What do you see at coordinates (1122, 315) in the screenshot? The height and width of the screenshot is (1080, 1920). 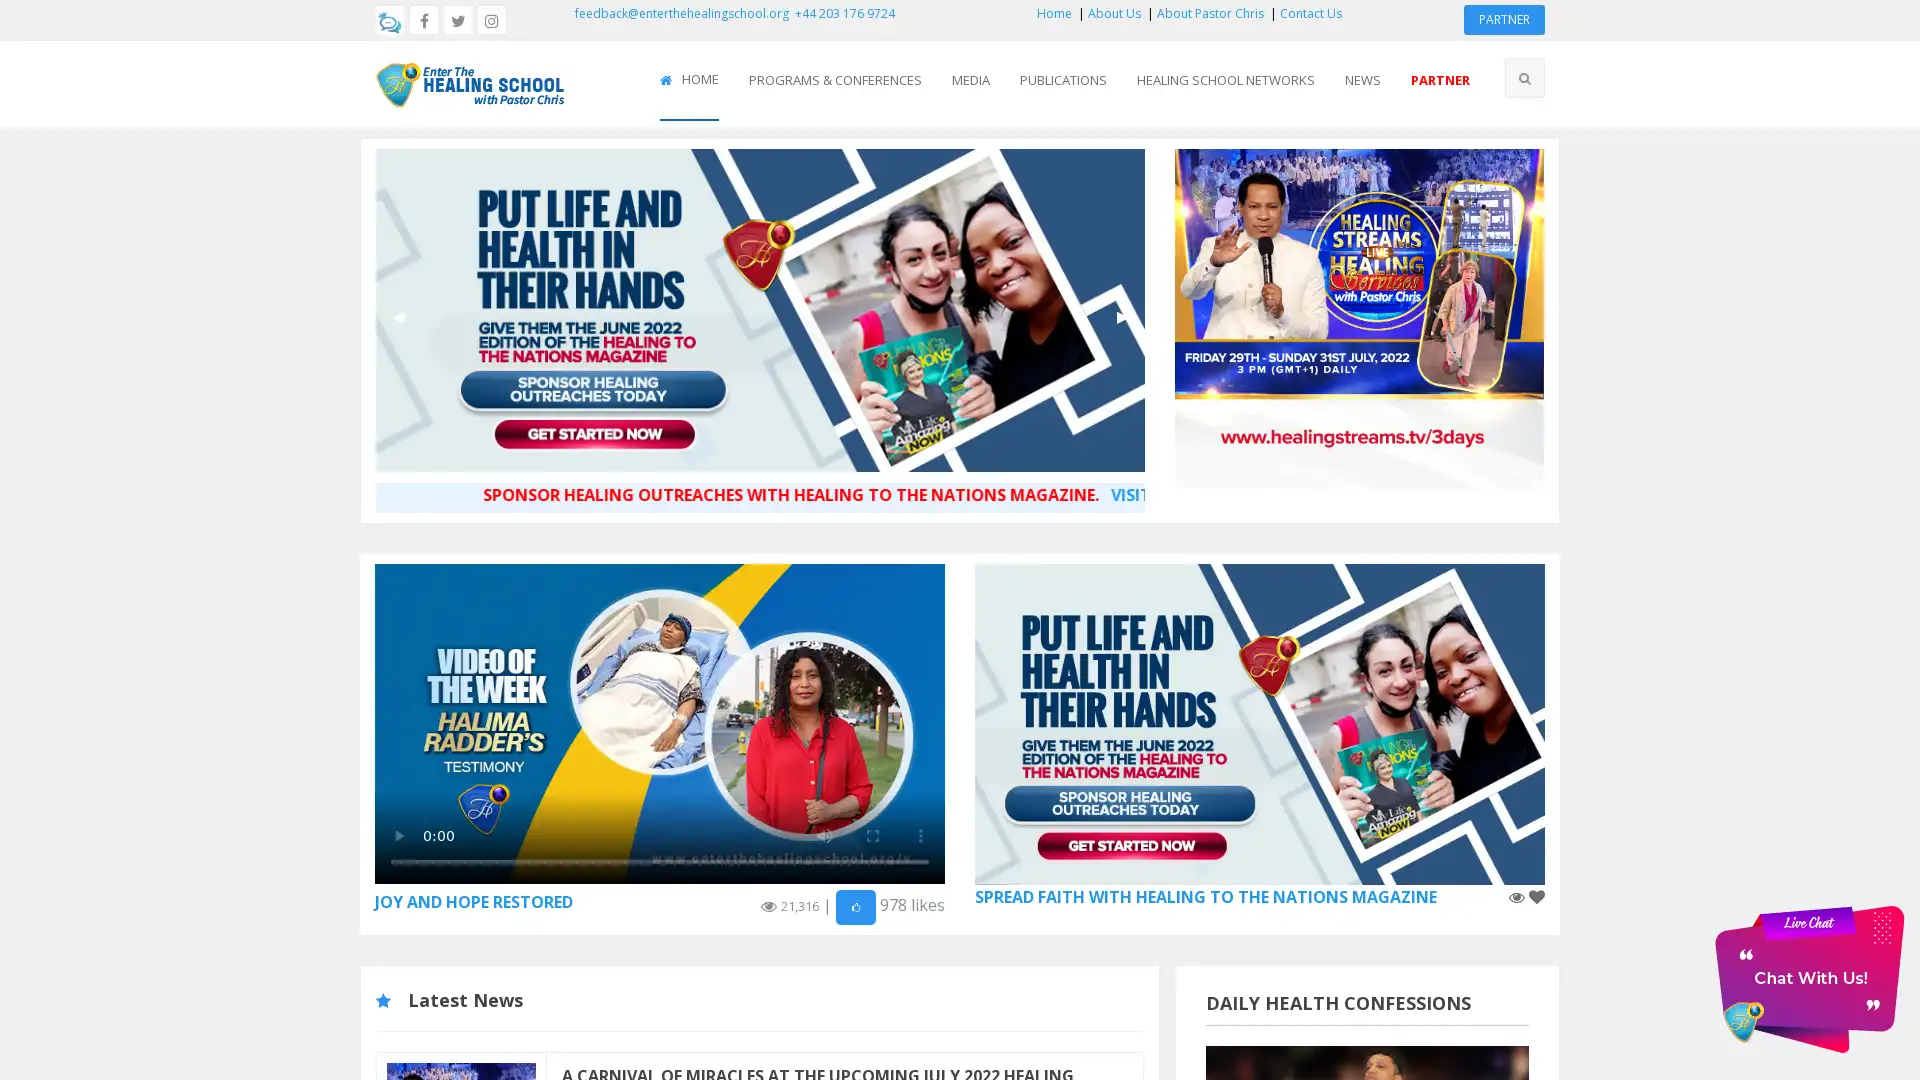 I see `Next Slide` at bounding box center [1122, 315].